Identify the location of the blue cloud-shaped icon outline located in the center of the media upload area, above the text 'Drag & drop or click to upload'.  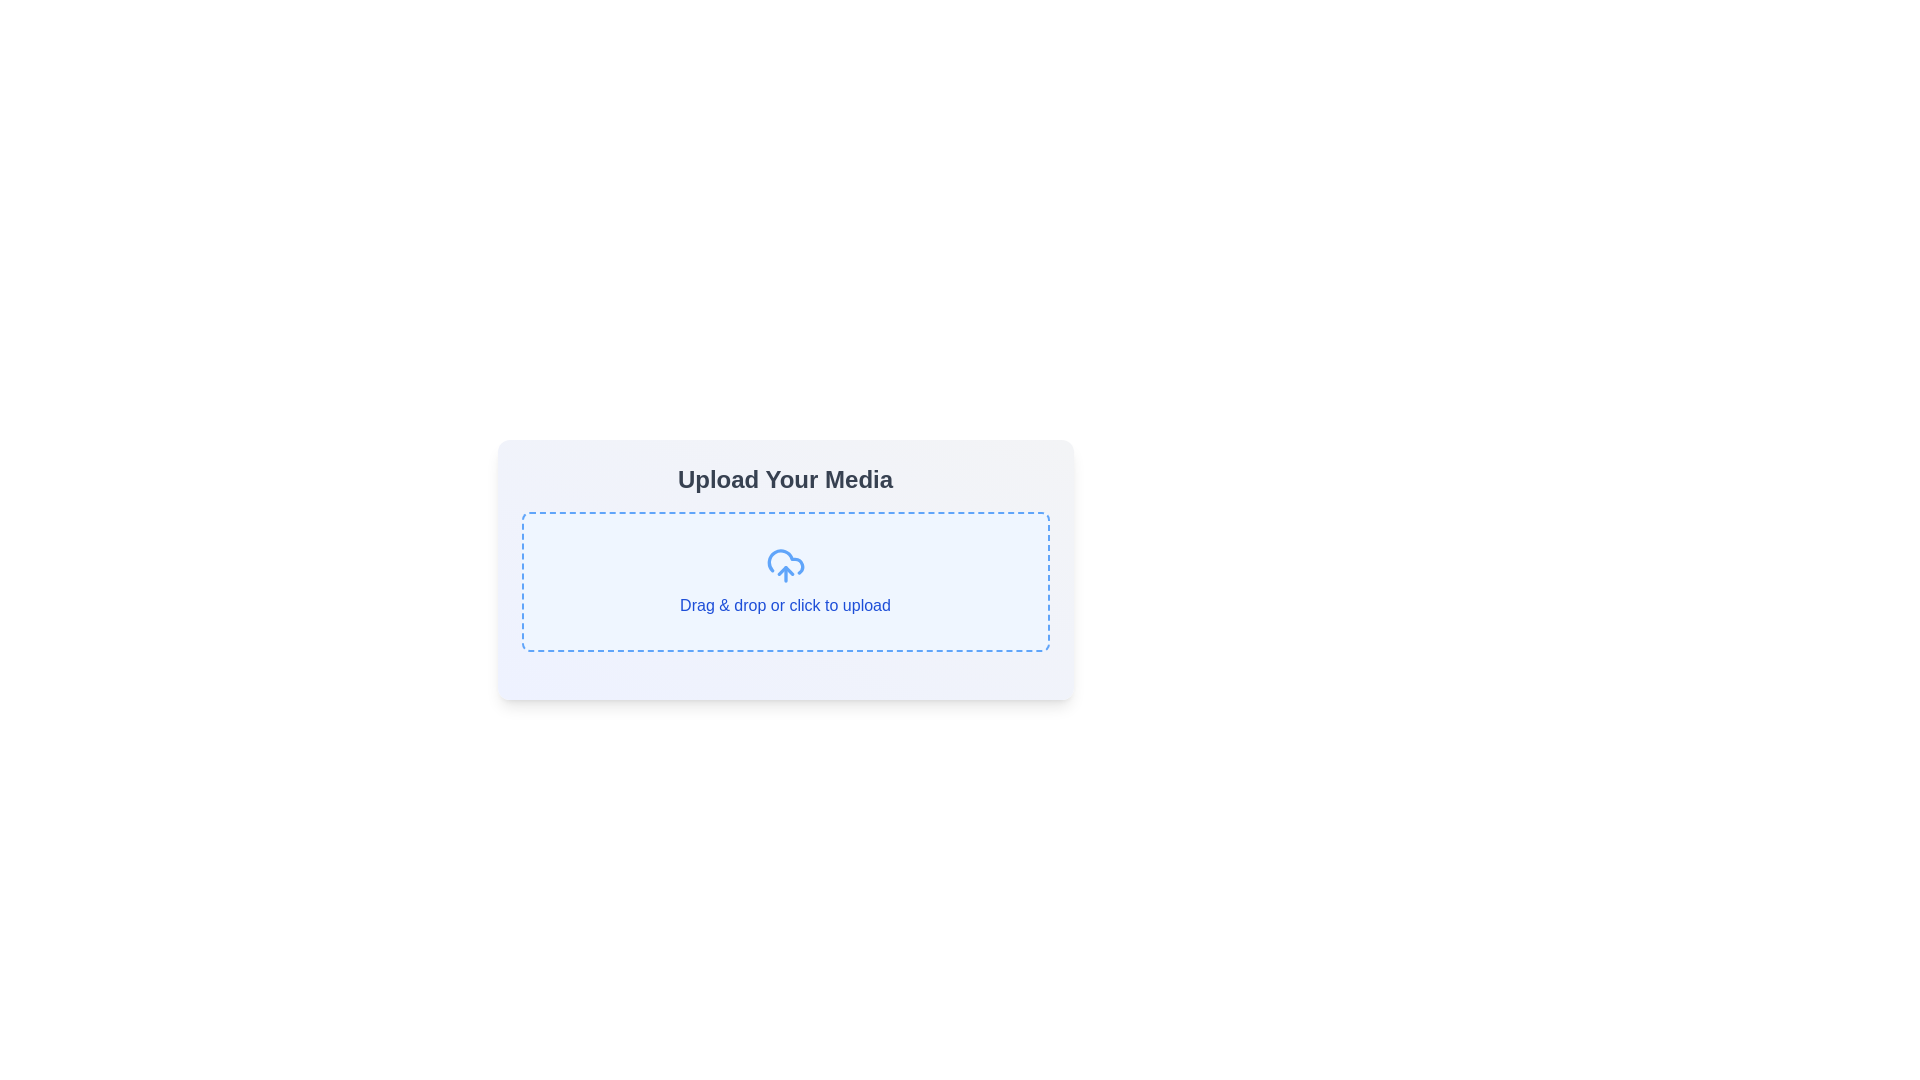
(784, 562).